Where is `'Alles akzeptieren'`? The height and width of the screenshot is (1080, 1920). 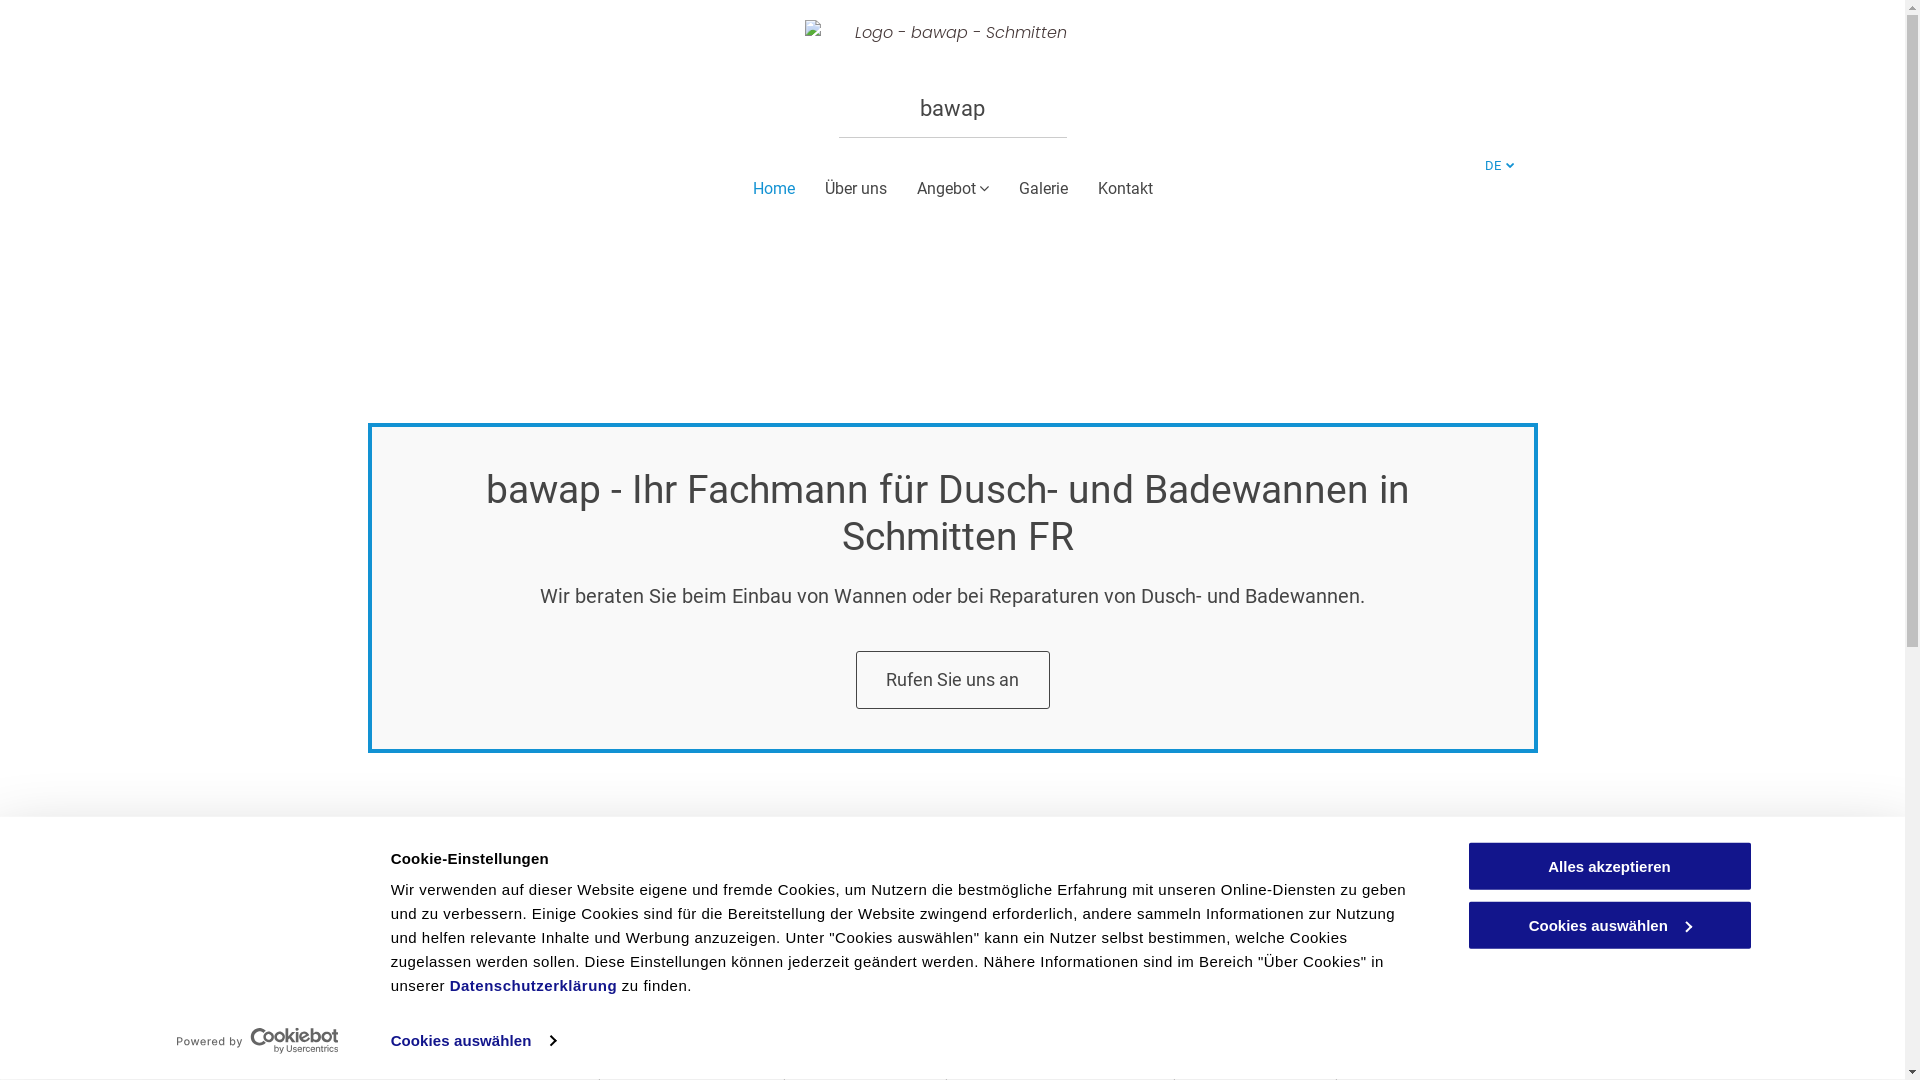 'Alles akzeptieren' is located at coordinates (1465, 865).